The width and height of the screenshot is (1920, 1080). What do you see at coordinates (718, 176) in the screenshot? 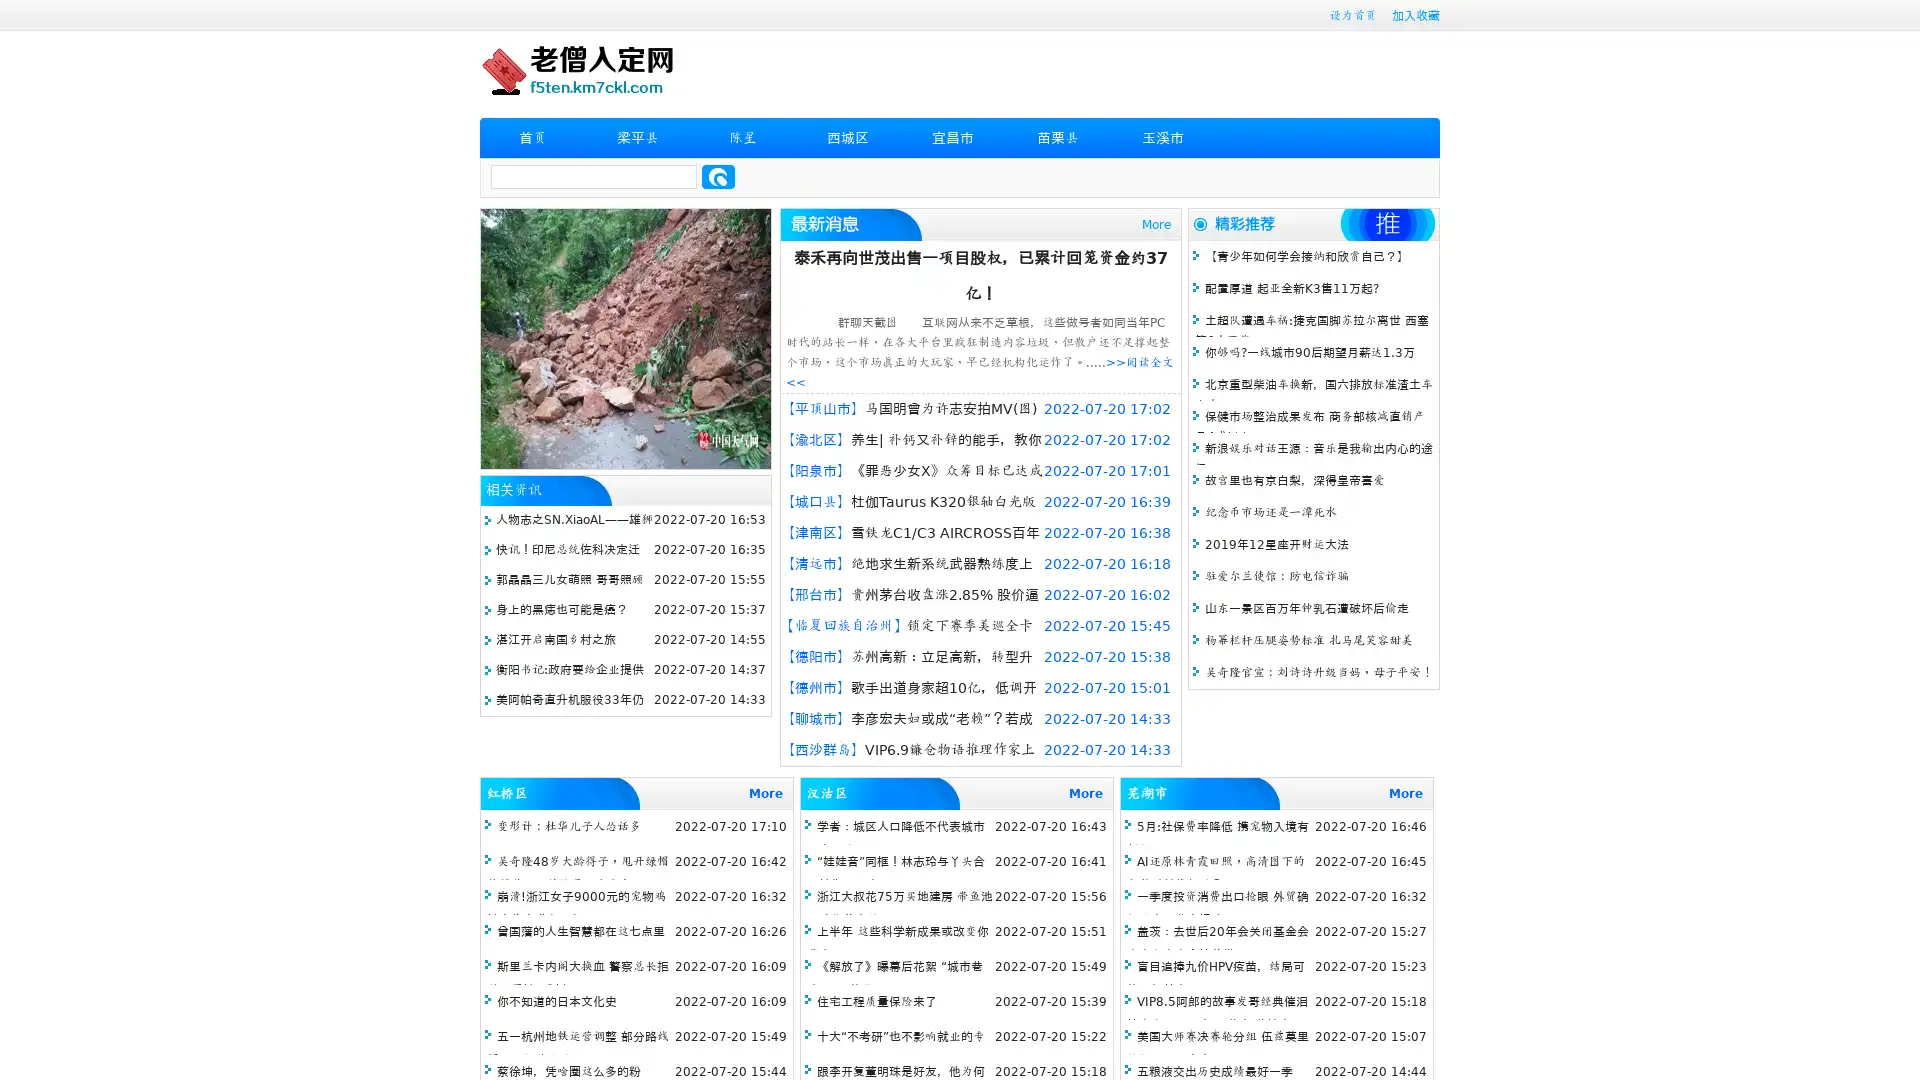
I see `Search` at bounding box center [718, 176].